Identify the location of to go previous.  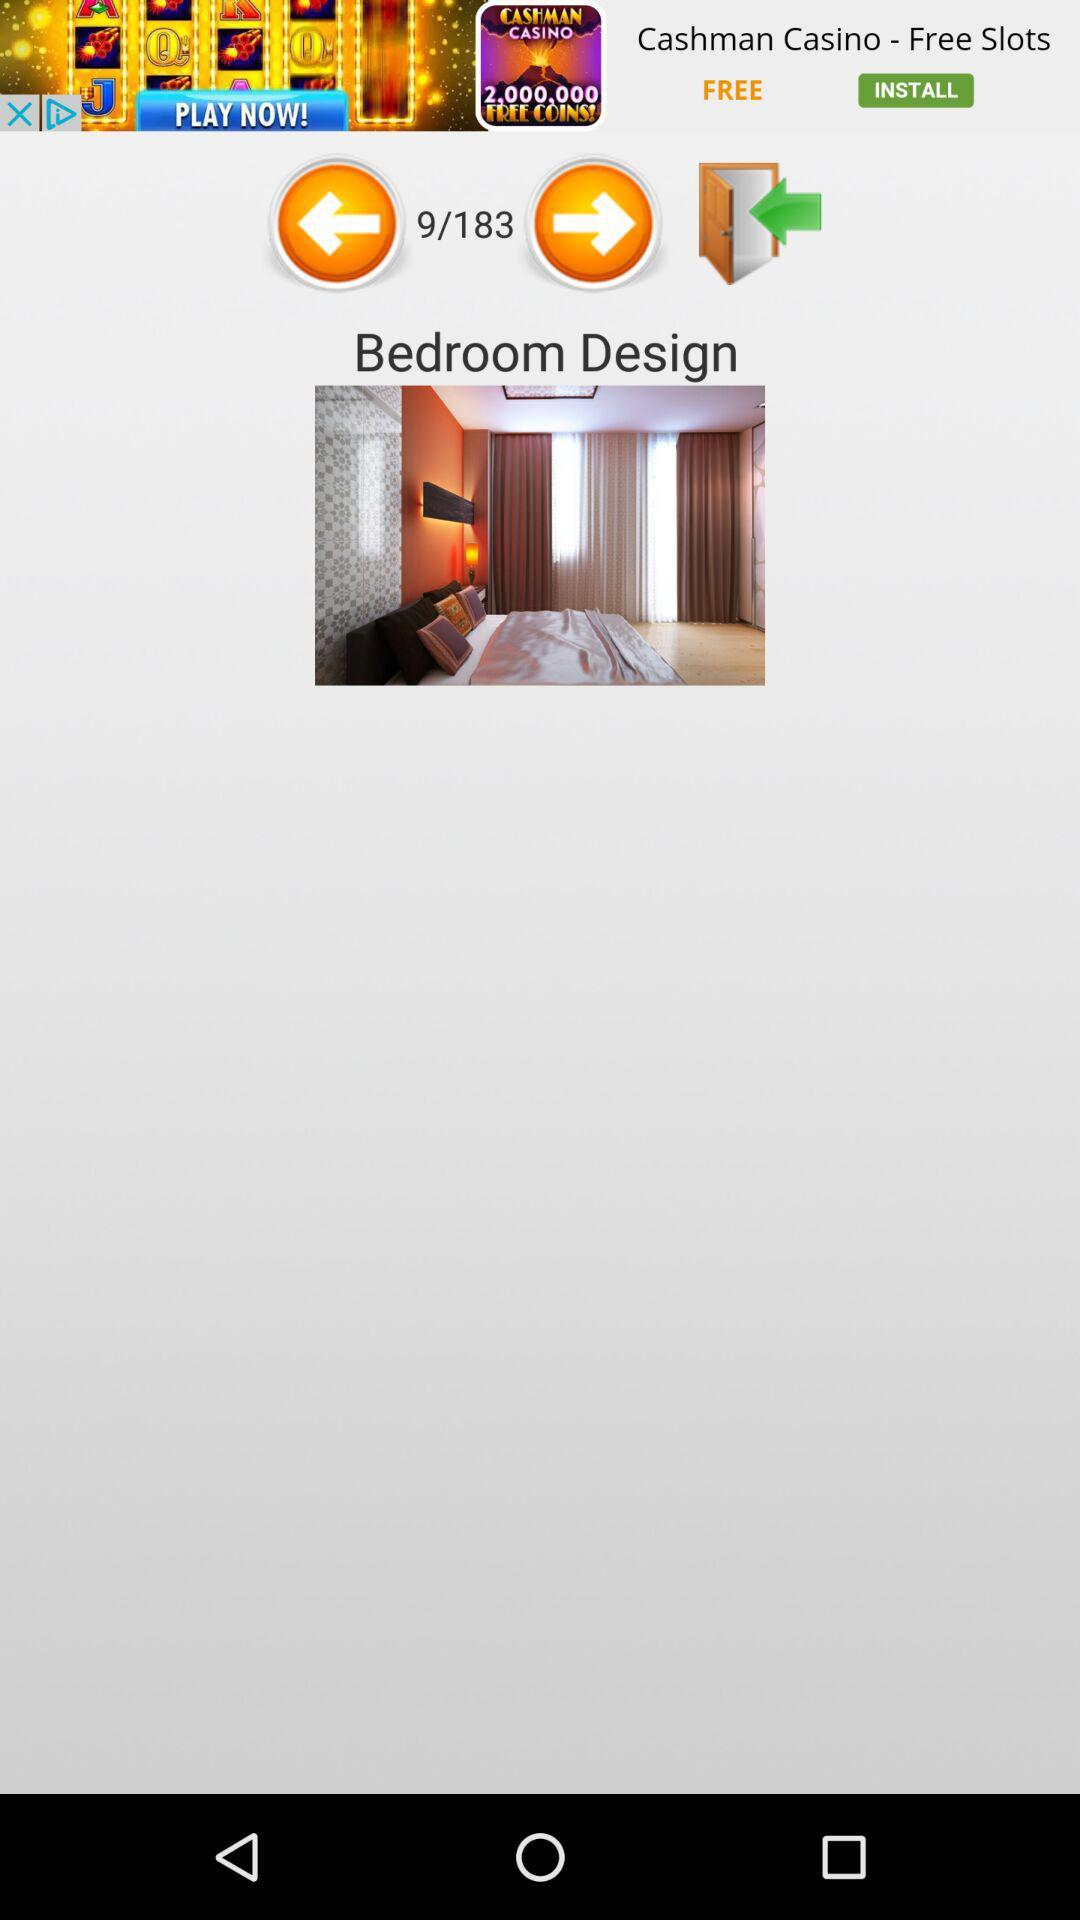
(593, 223).